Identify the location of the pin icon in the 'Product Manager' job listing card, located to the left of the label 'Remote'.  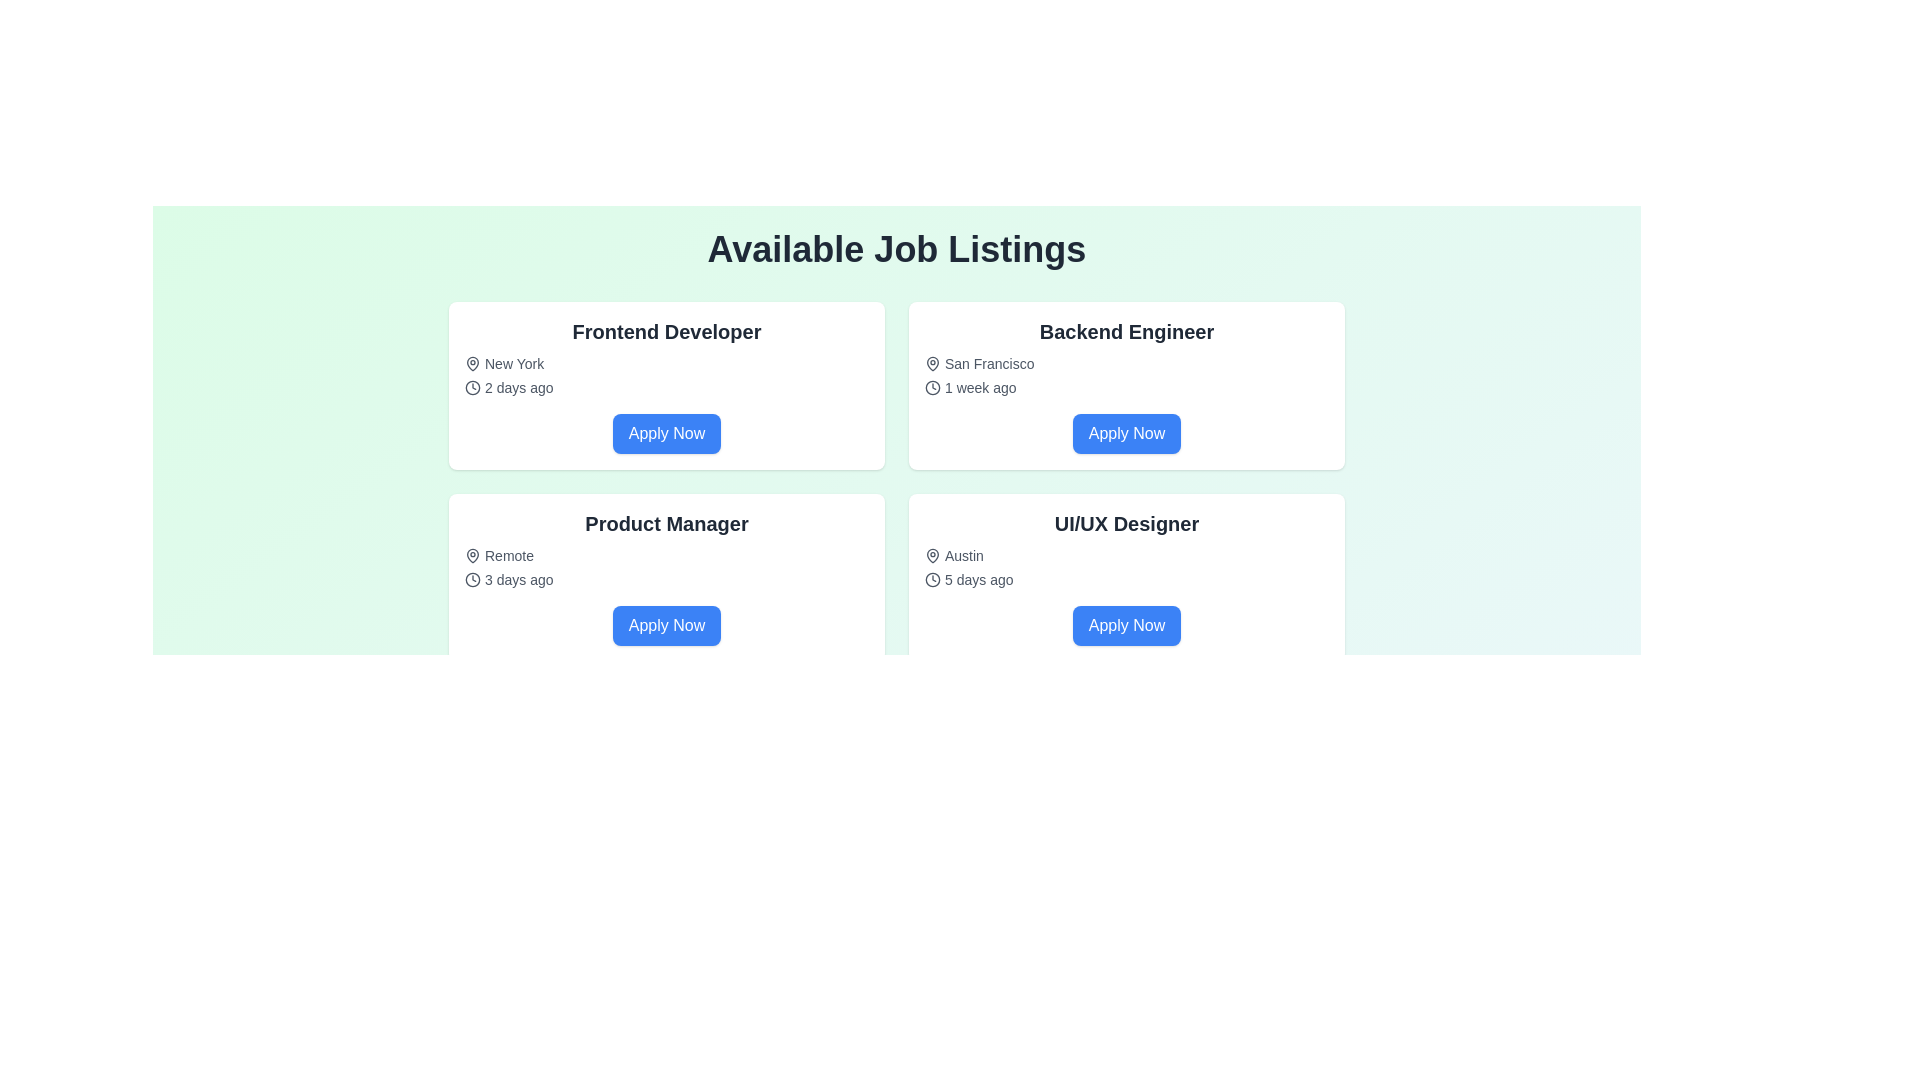
(472, 555).